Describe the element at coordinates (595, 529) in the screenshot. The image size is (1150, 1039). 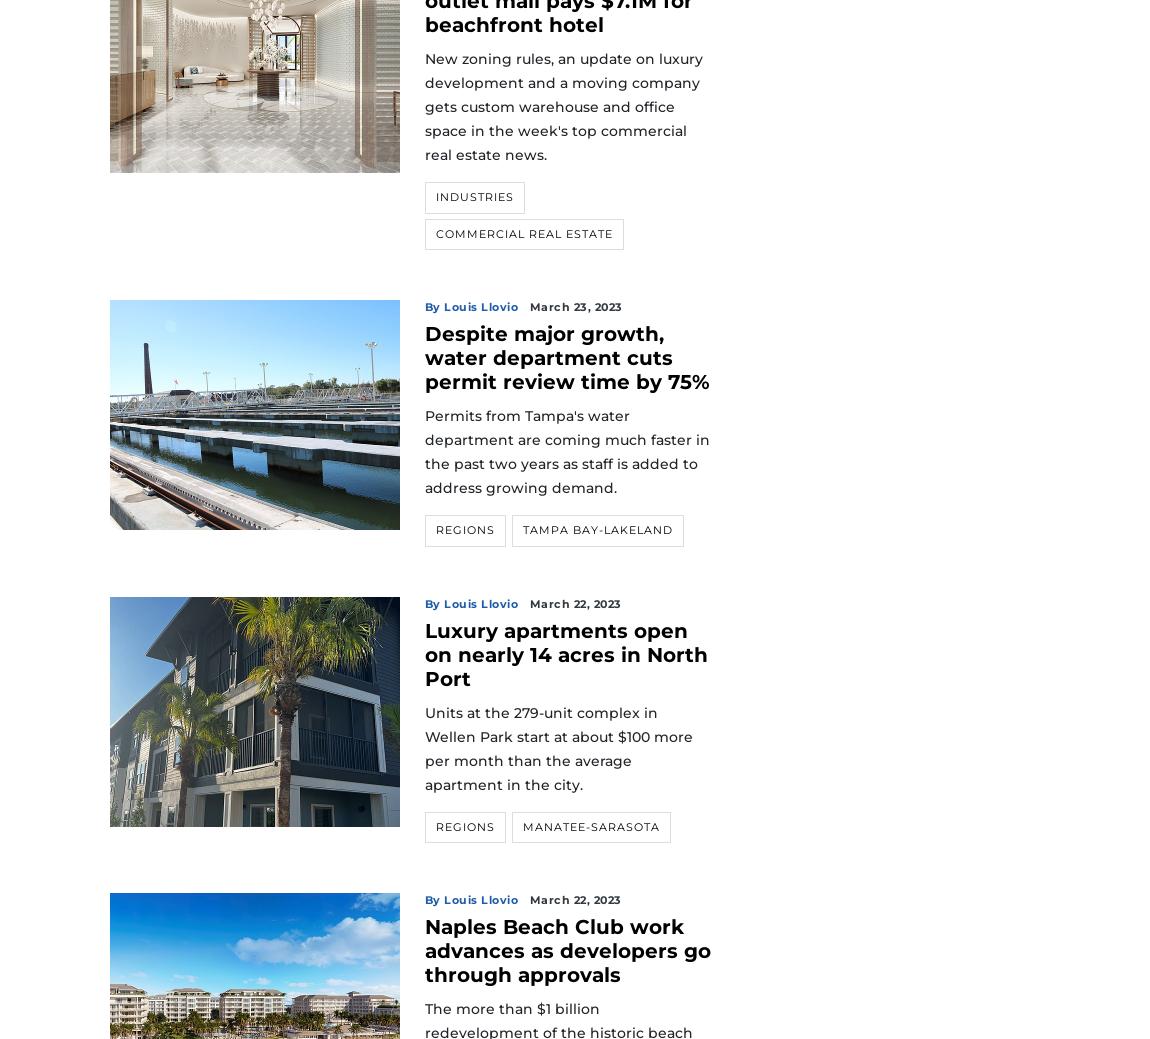
I see `'Tampa Bay-Lakeland'` at that location.